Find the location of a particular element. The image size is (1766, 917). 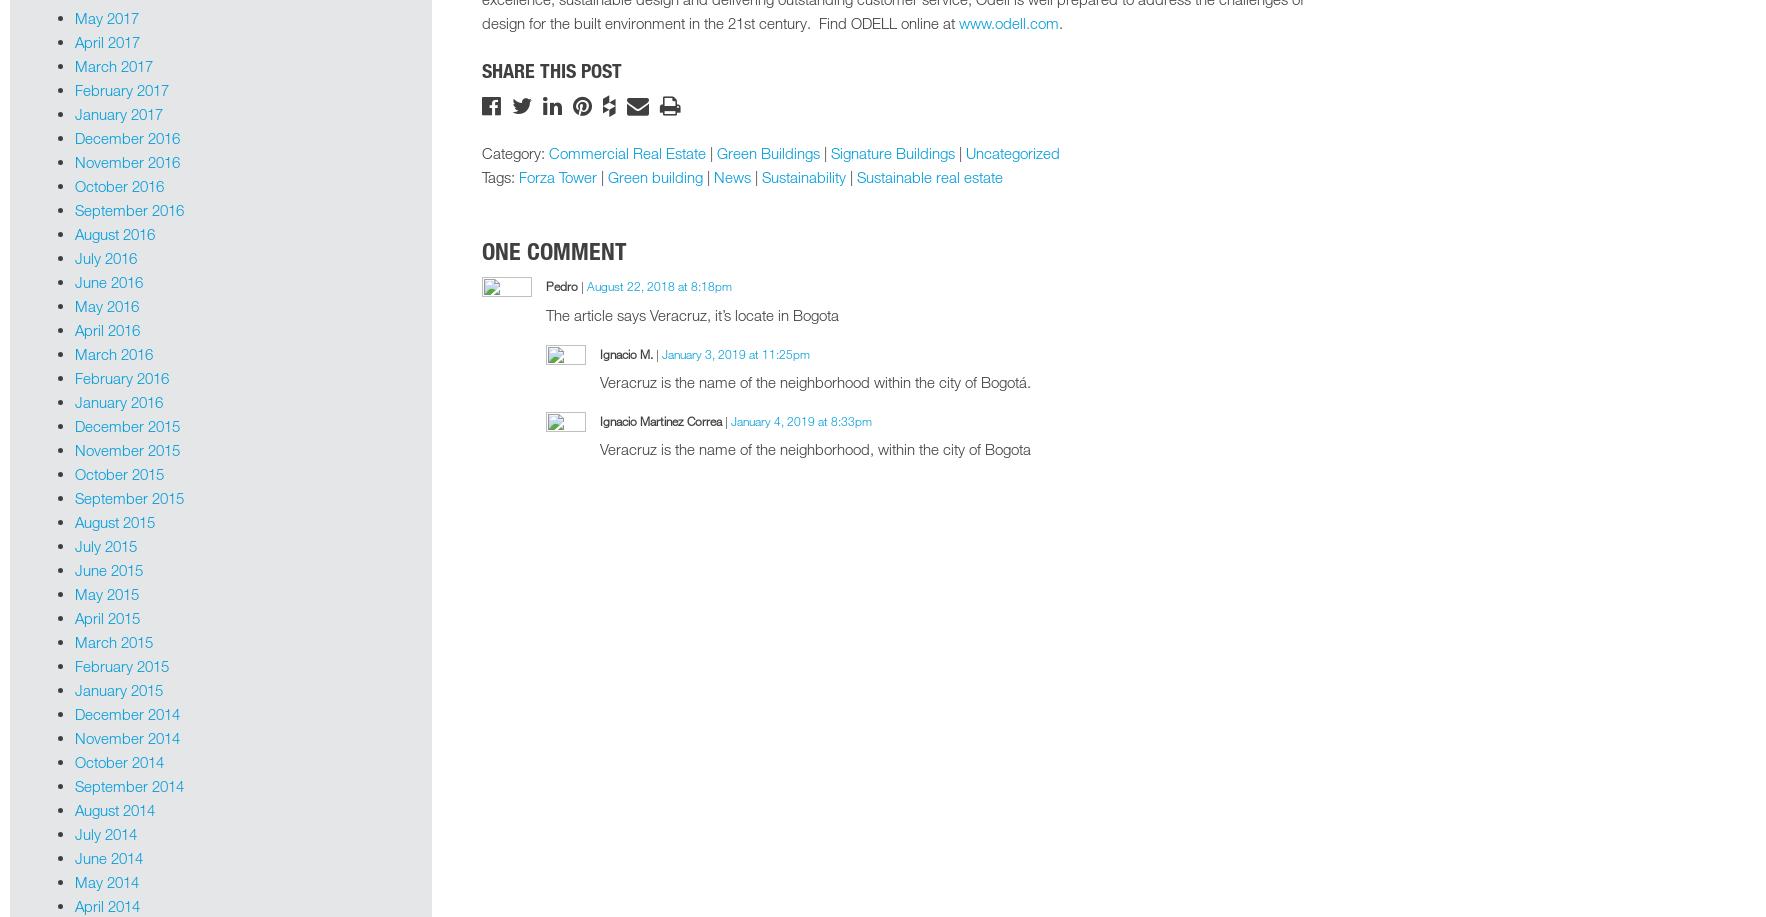

'Share this Post' is located at coordinates (550, 68).